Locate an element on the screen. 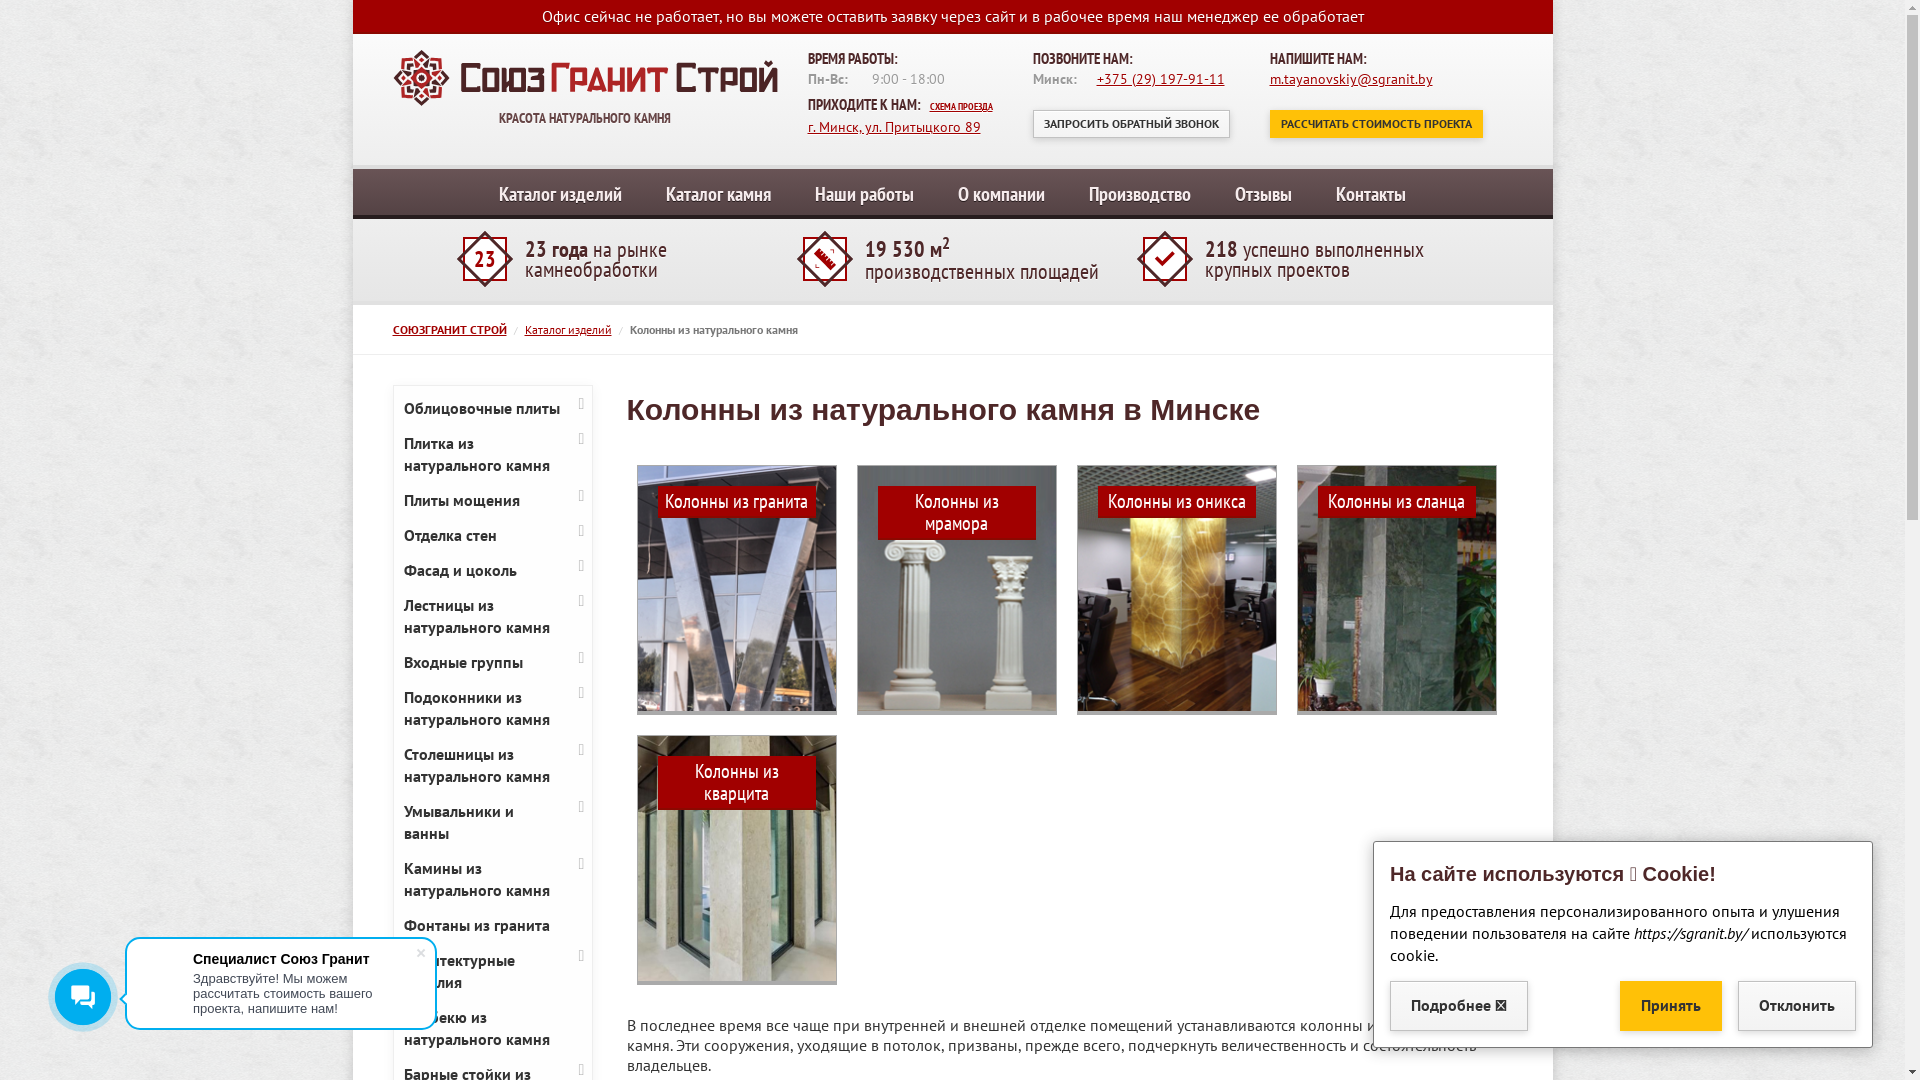 Image resolution: width=1920 pixels, height=1080 pixels. 'm.tayanovskiy@sgranit.by' is located at coordinates (1269, 77).